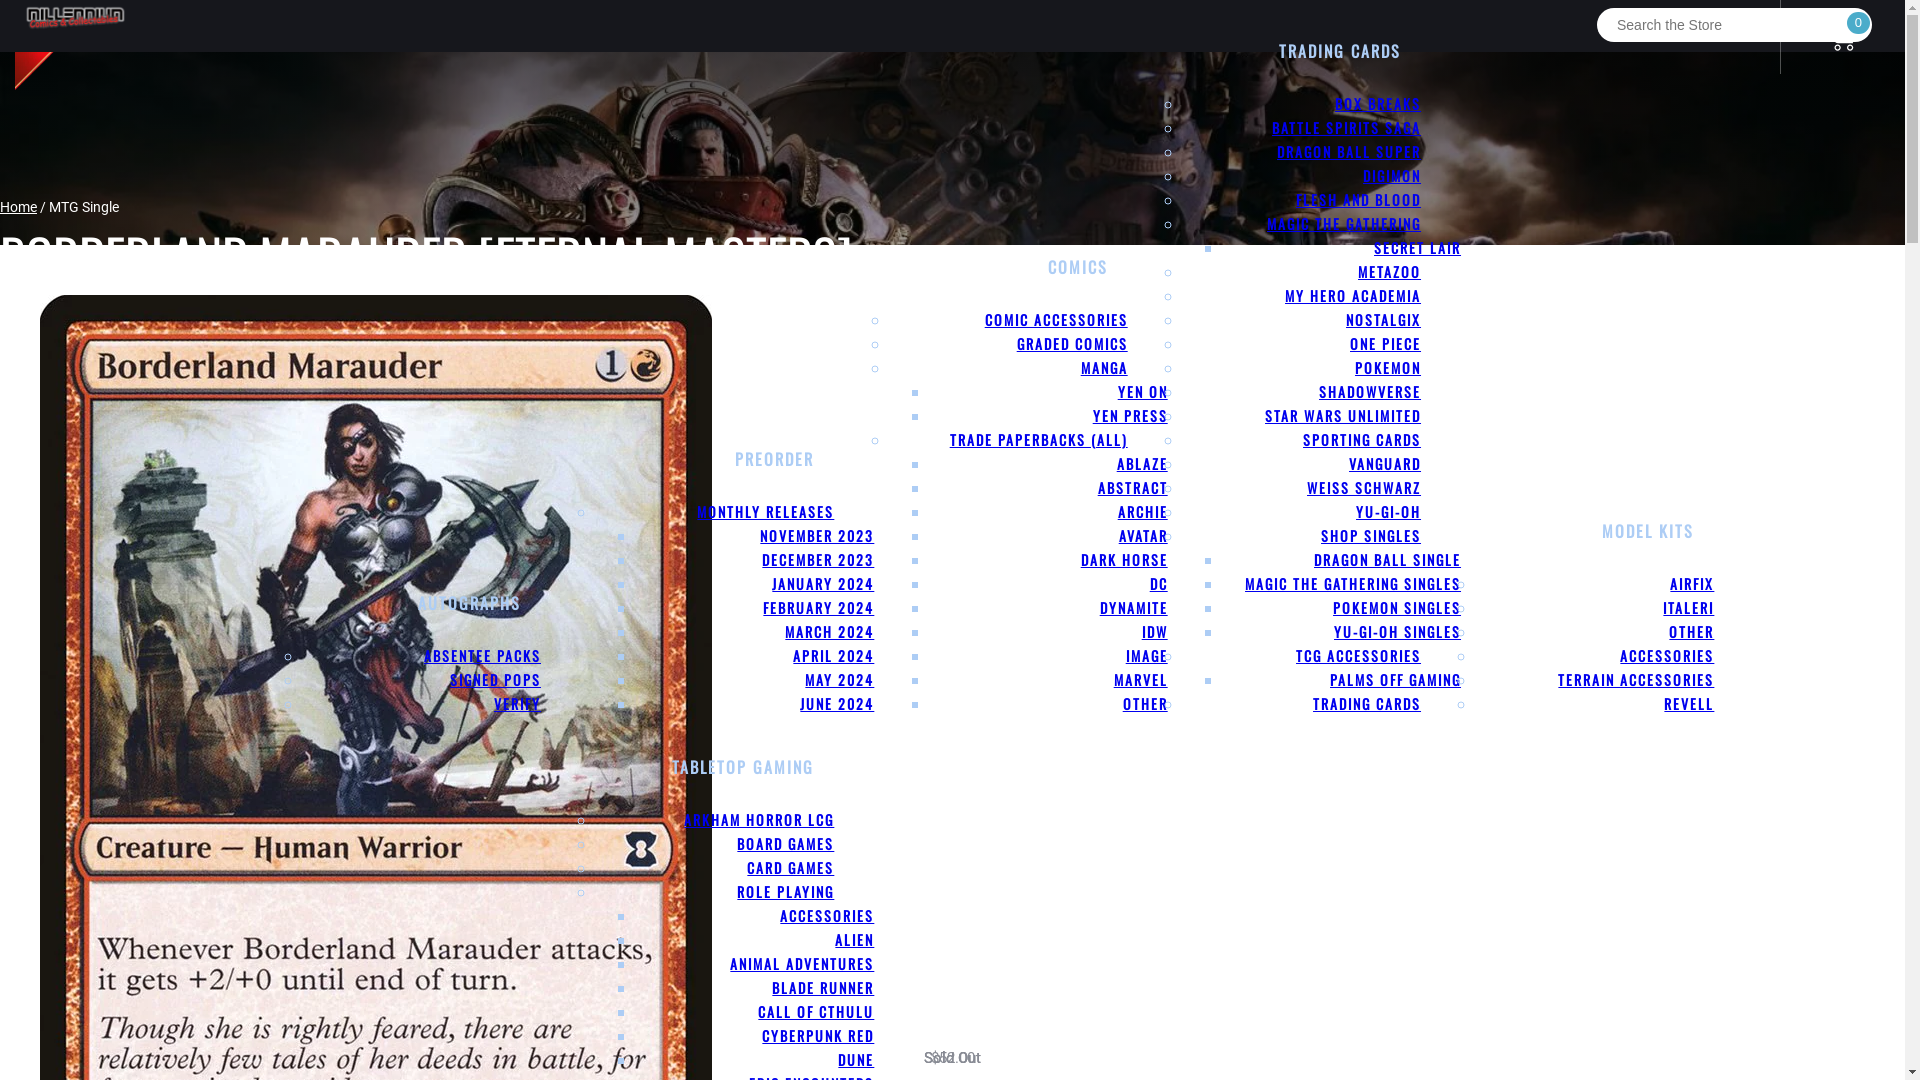  Describe the element at coordinates (1343, 414) in the screenshot. I see `'STAR WARS UNLIMITED'` at that location.